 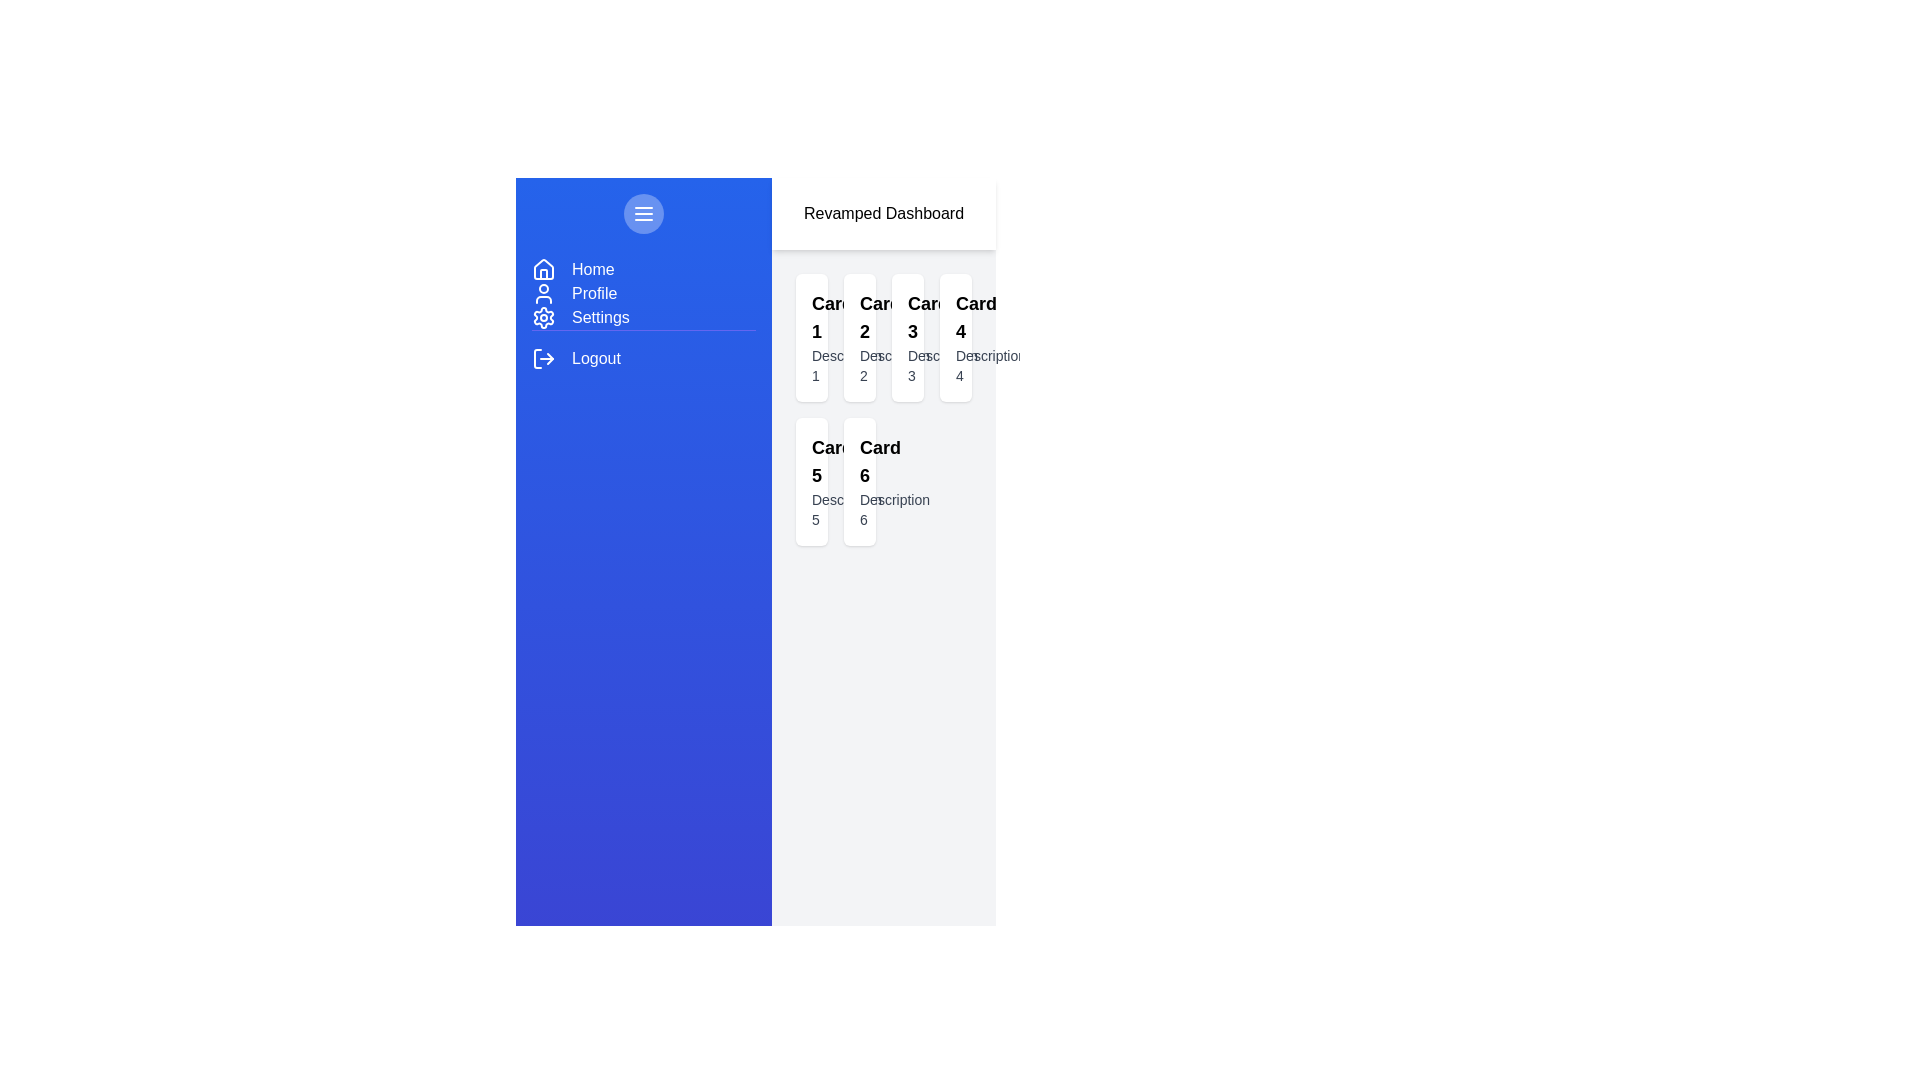 I want to click on the settings icon located in the sidebar of the interface, which is aligned vertically with other navigation items and to the left of the text label 'Settings', so click(x=543, y=316).